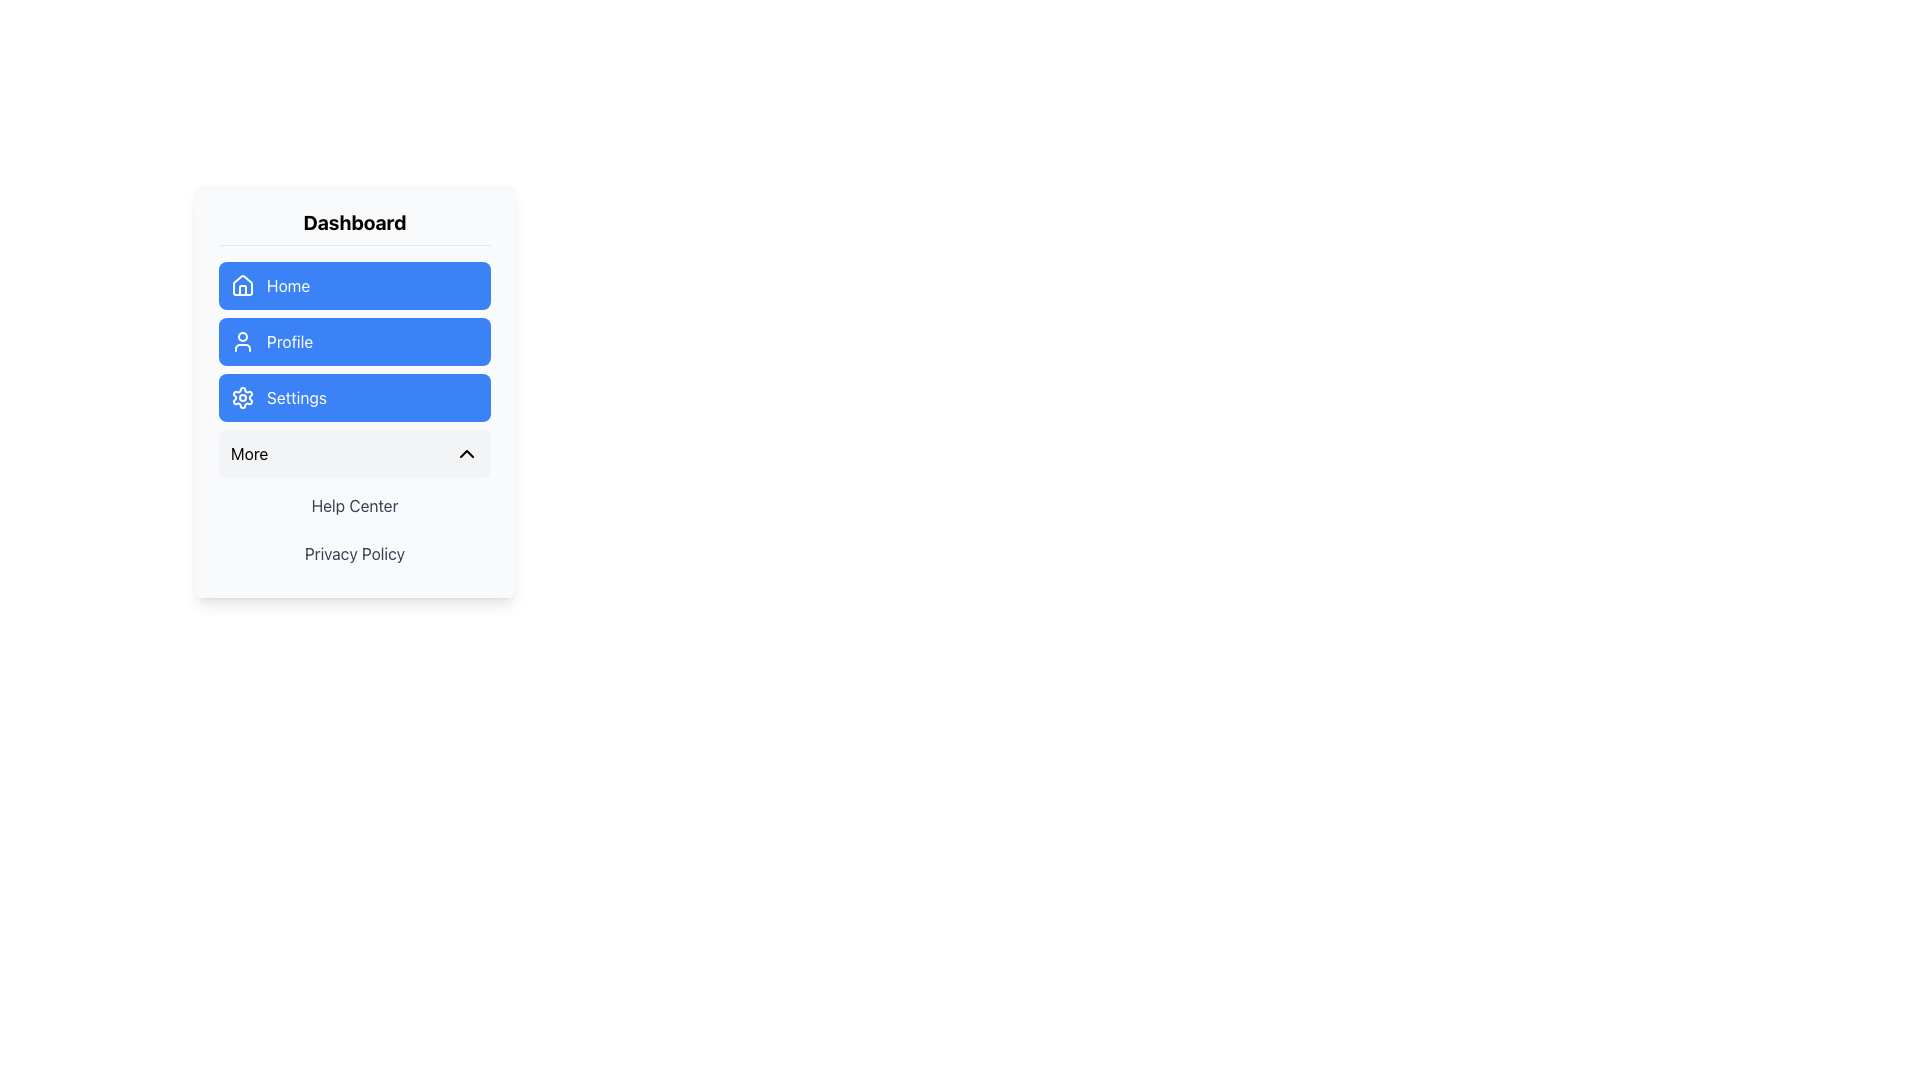  Describe the element at coordinates (355, 554) in the screenshot. I see `the 'Privacy Policy' hyperlink located at the bottom of the section under the 'Help Center' text` at that location.